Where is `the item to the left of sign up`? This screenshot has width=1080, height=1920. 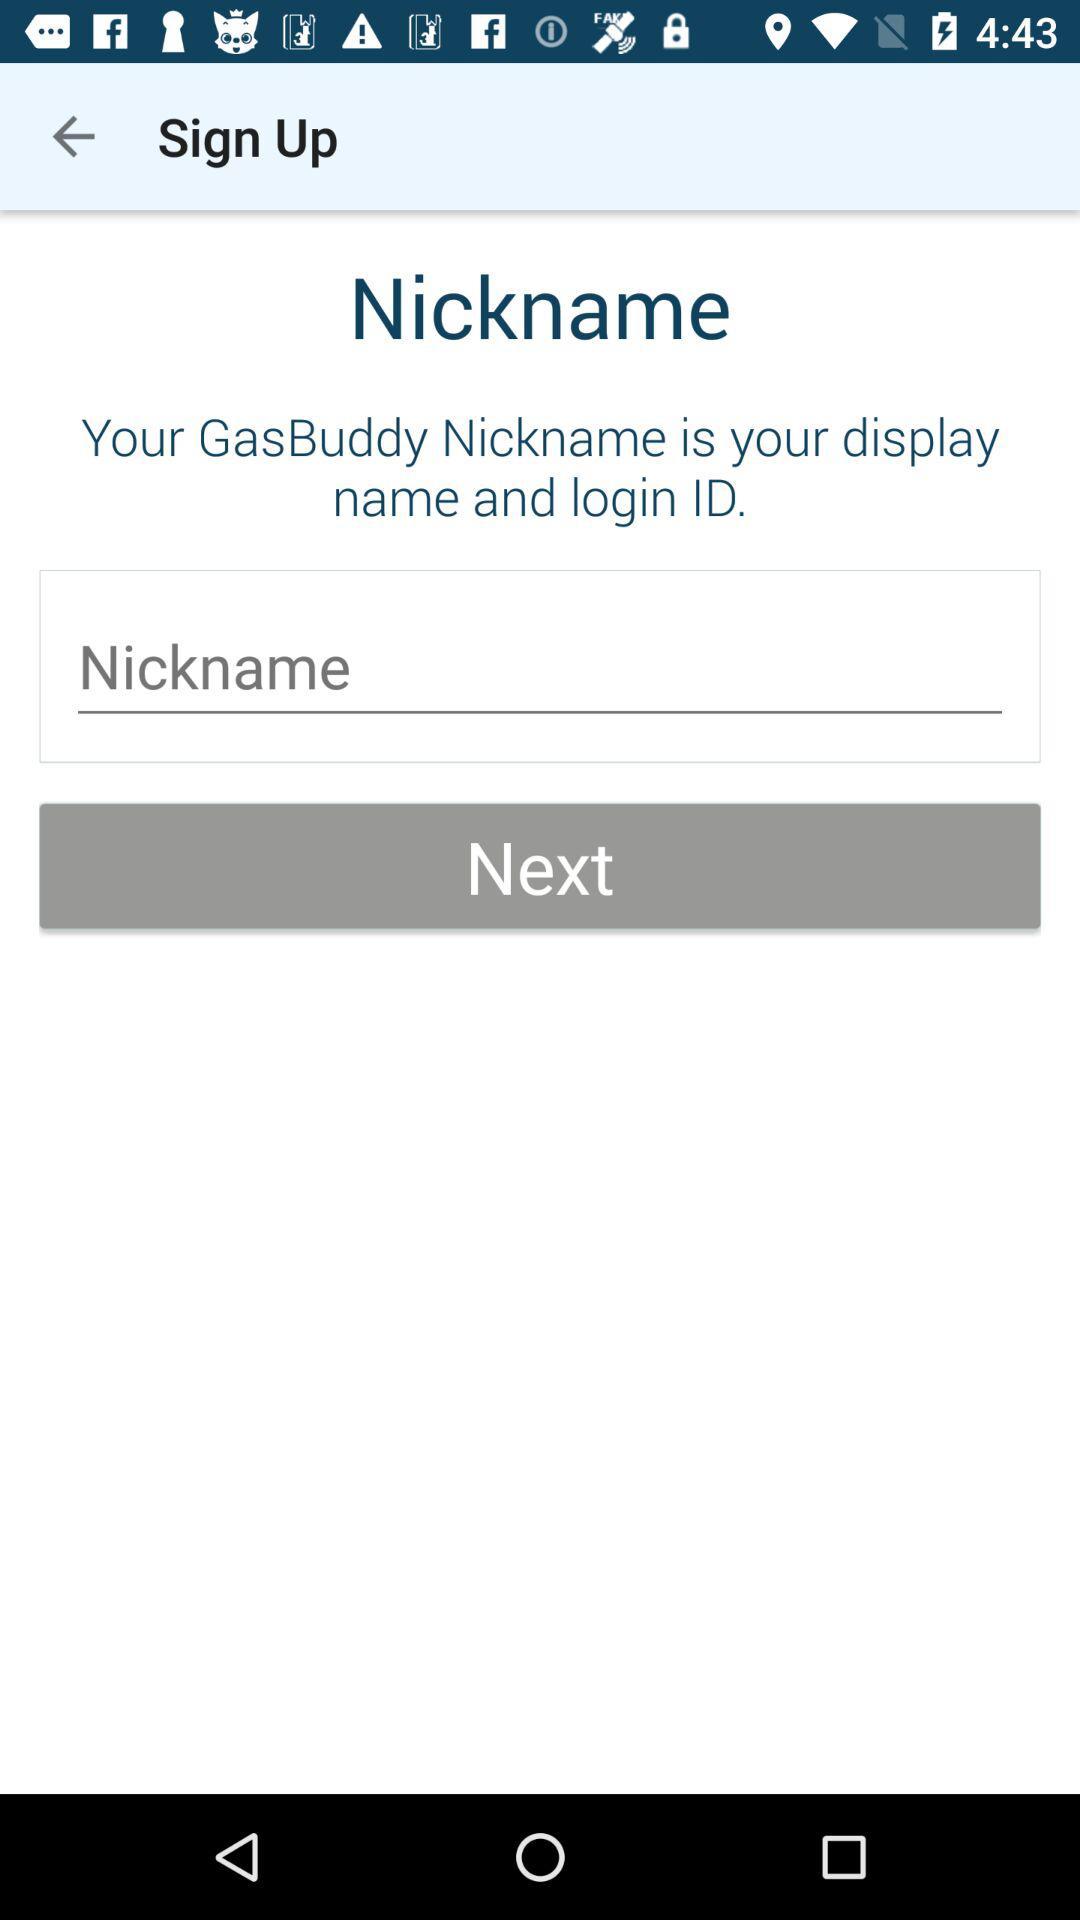
the item to the left of sign up is located at coordinates (72, 135).